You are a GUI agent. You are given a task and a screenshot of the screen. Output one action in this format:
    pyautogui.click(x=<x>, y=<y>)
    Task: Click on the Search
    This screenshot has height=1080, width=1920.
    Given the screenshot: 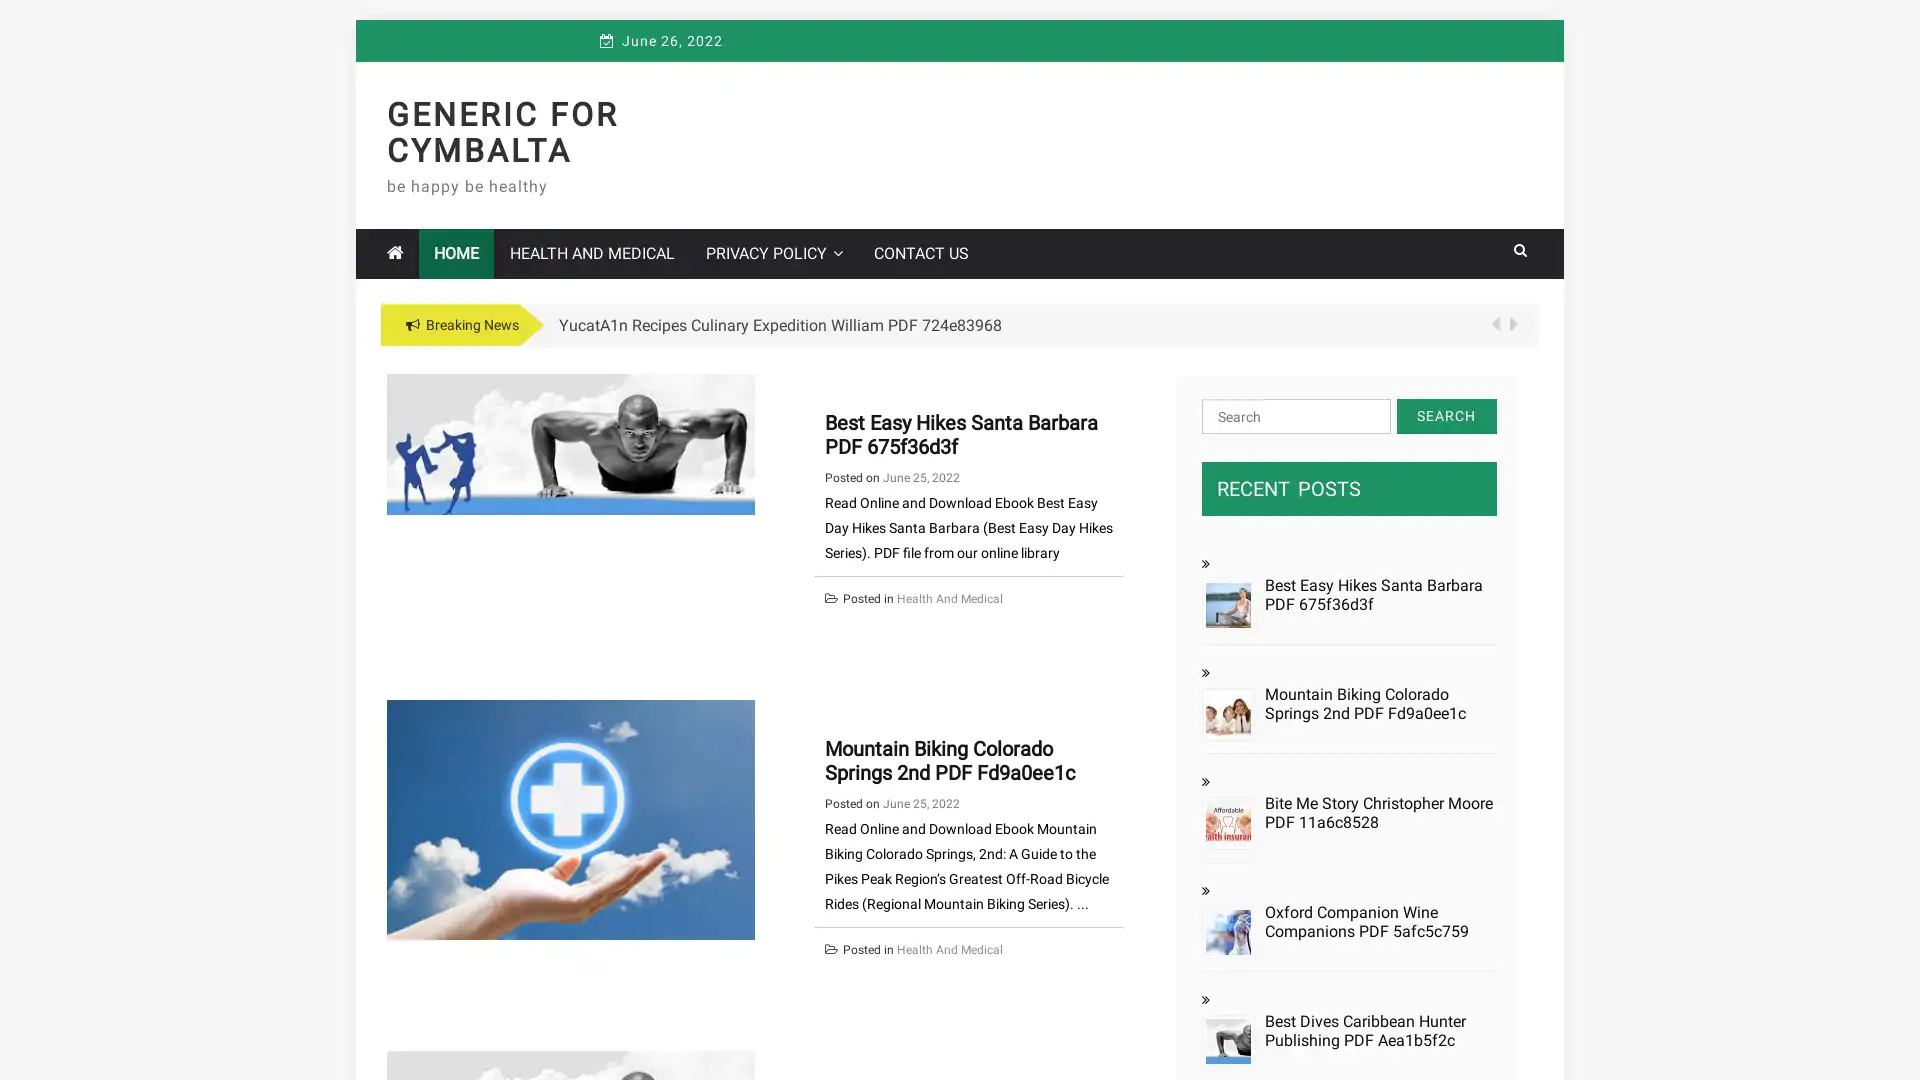 What is the action you would take?
    pyautogui.click(x=1445, y=415)
    